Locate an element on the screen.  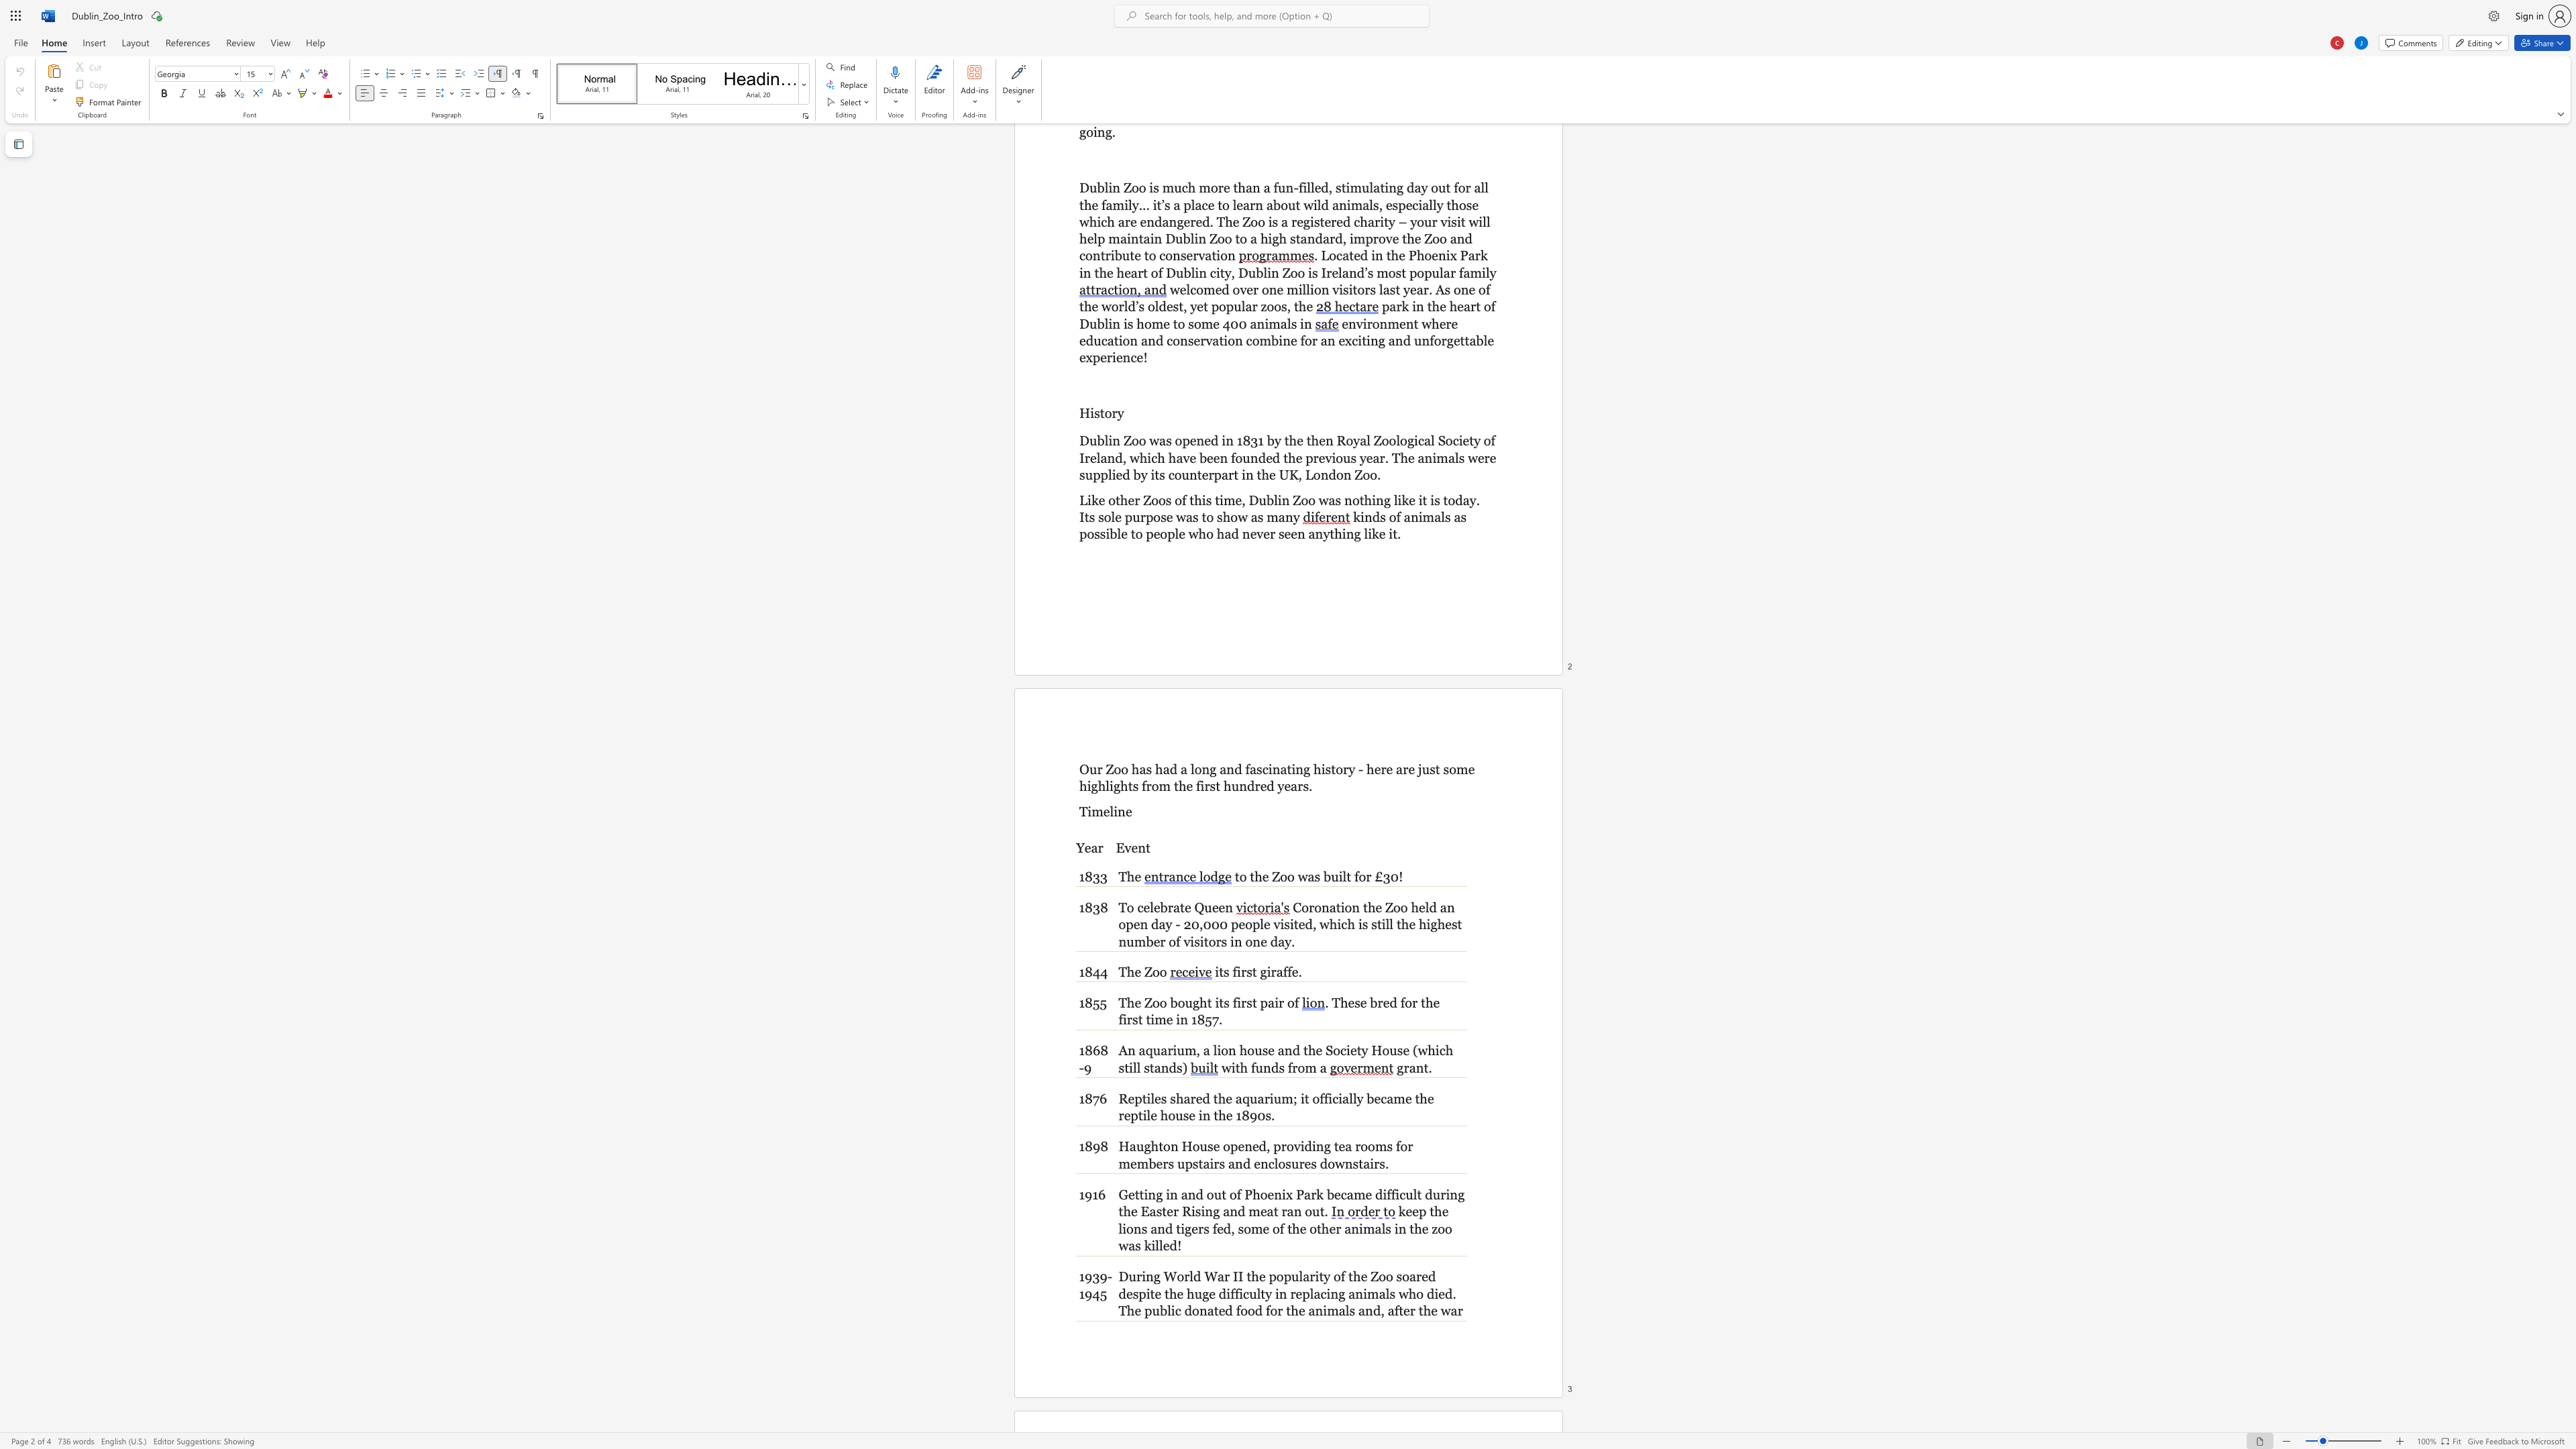
the subset text "t for £3" within the text "to the Zoo was built for £30!" is located at coordinates (1345, 875).